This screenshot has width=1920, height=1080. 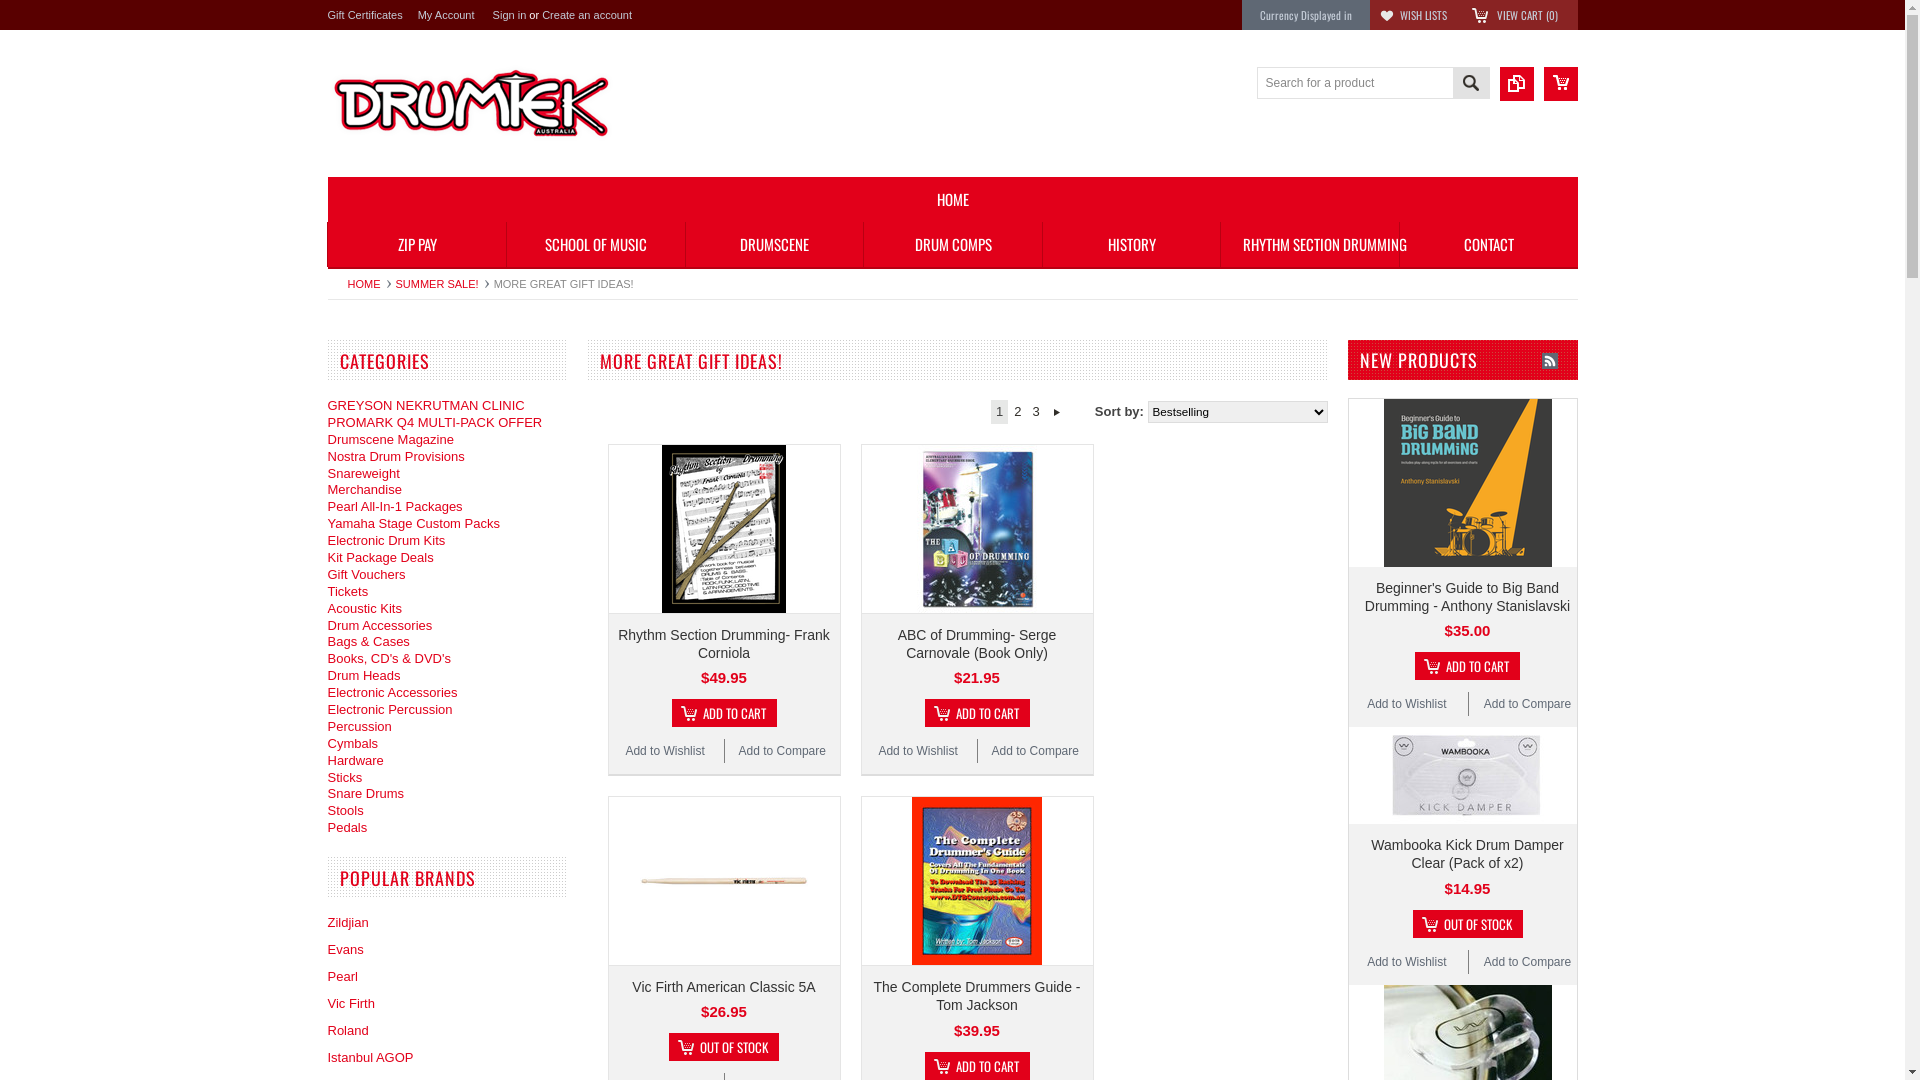 I want to click on 'Zildjian', so click(x=348, y=922).